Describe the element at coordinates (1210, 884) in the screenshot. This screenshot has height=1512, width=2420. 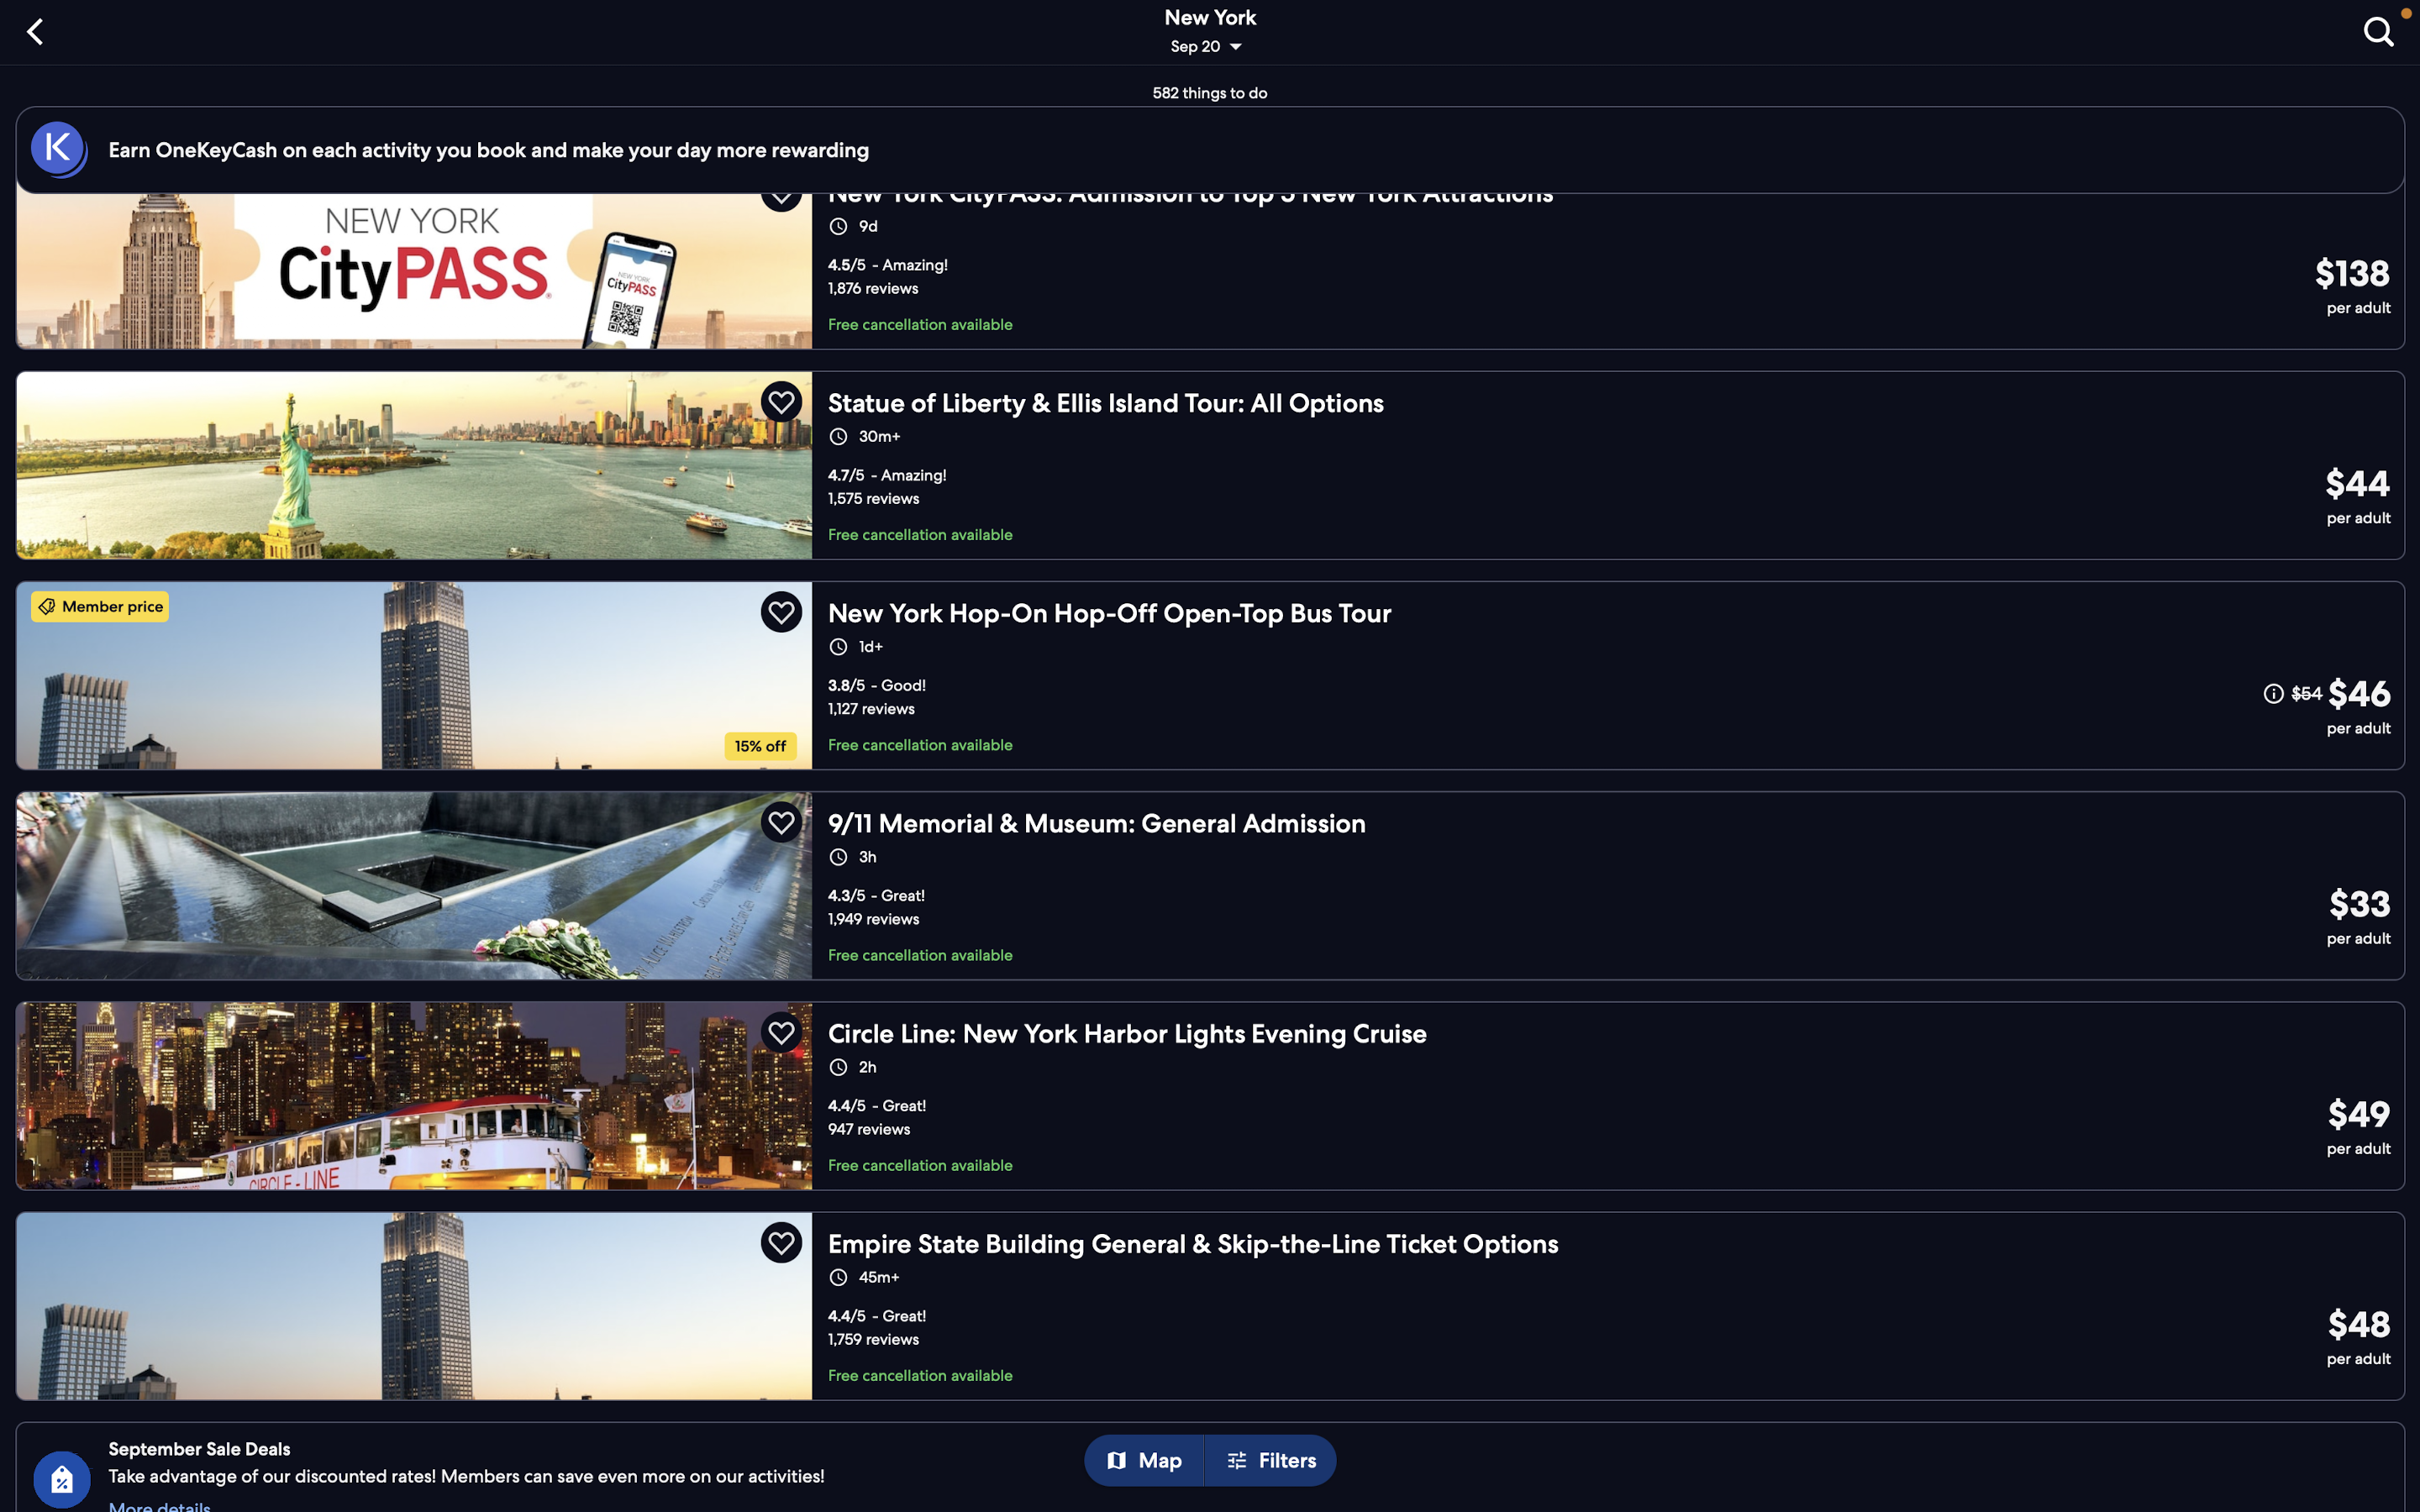
I see `the "memorial tour" button to acquire more information` at that location.